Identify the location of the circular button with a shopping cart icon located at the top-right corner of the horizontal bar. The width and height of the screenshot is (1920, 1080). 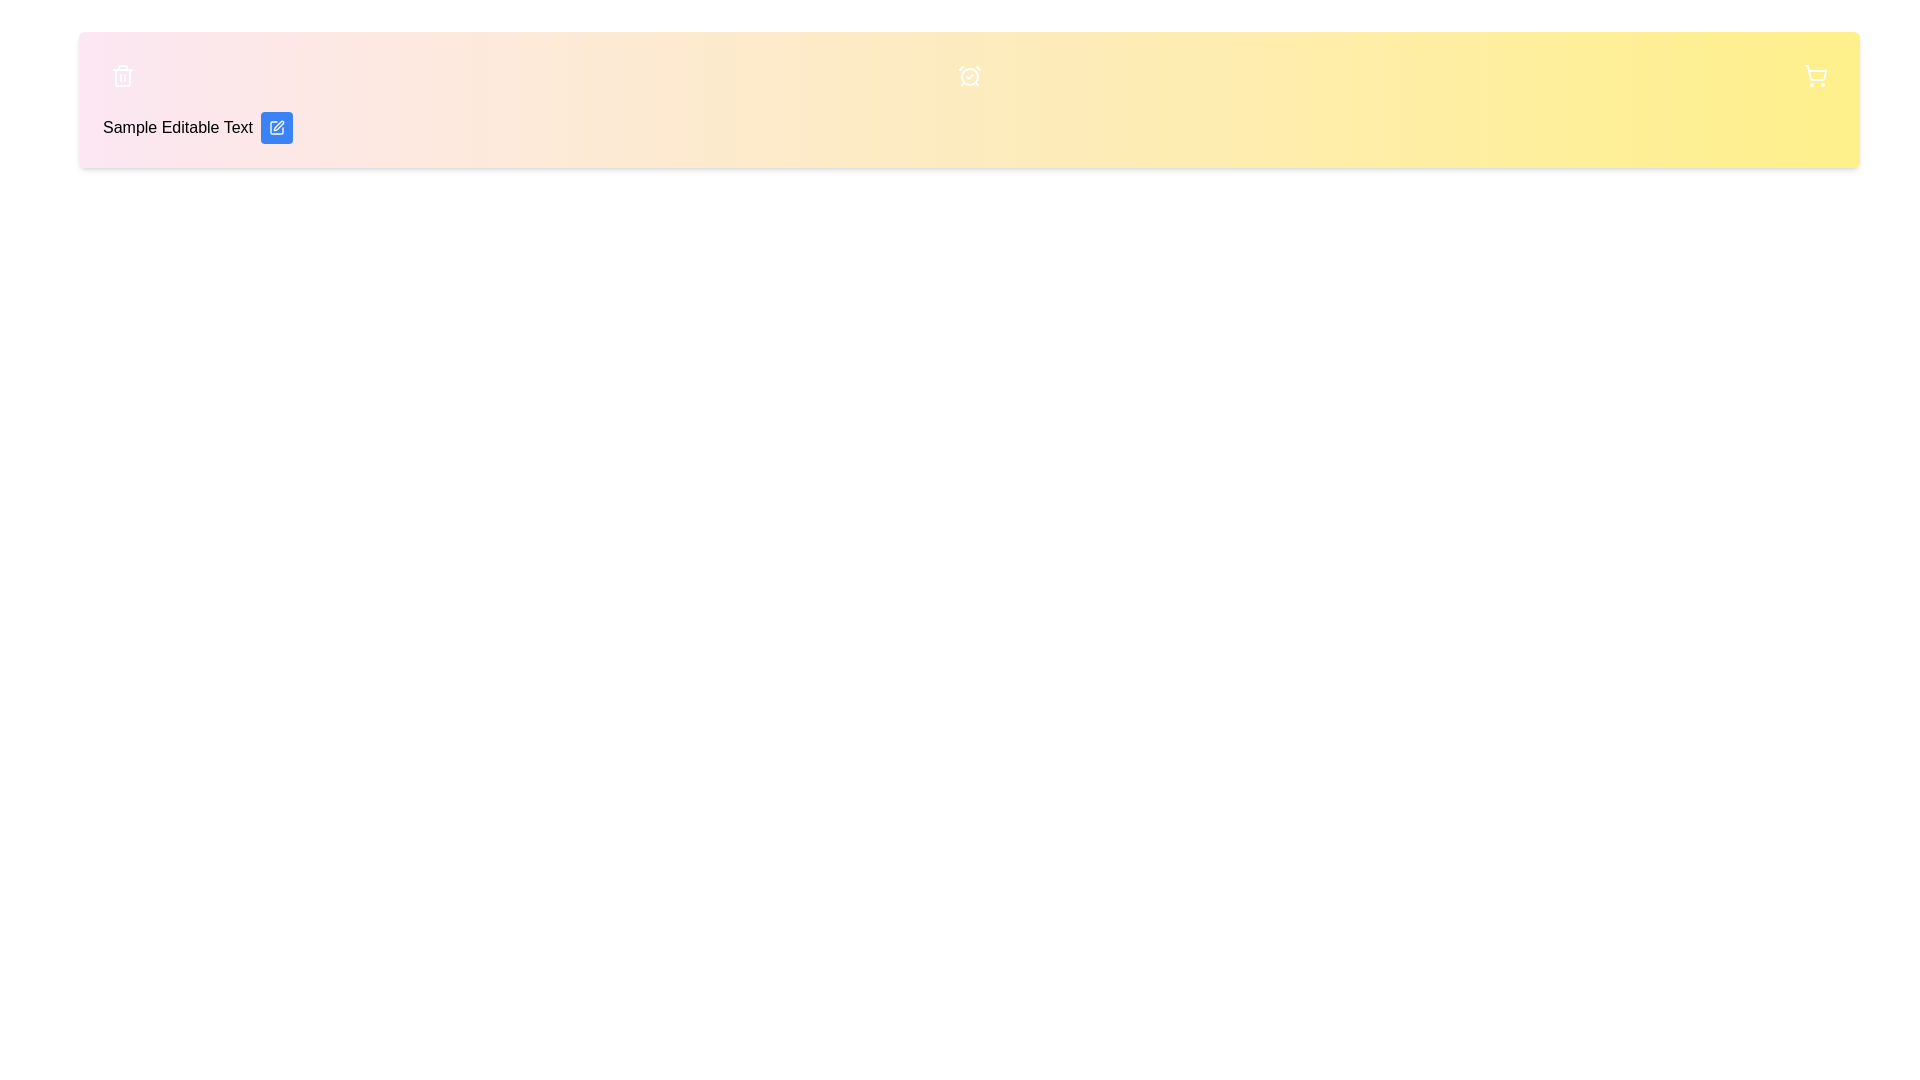
(1815, 75).